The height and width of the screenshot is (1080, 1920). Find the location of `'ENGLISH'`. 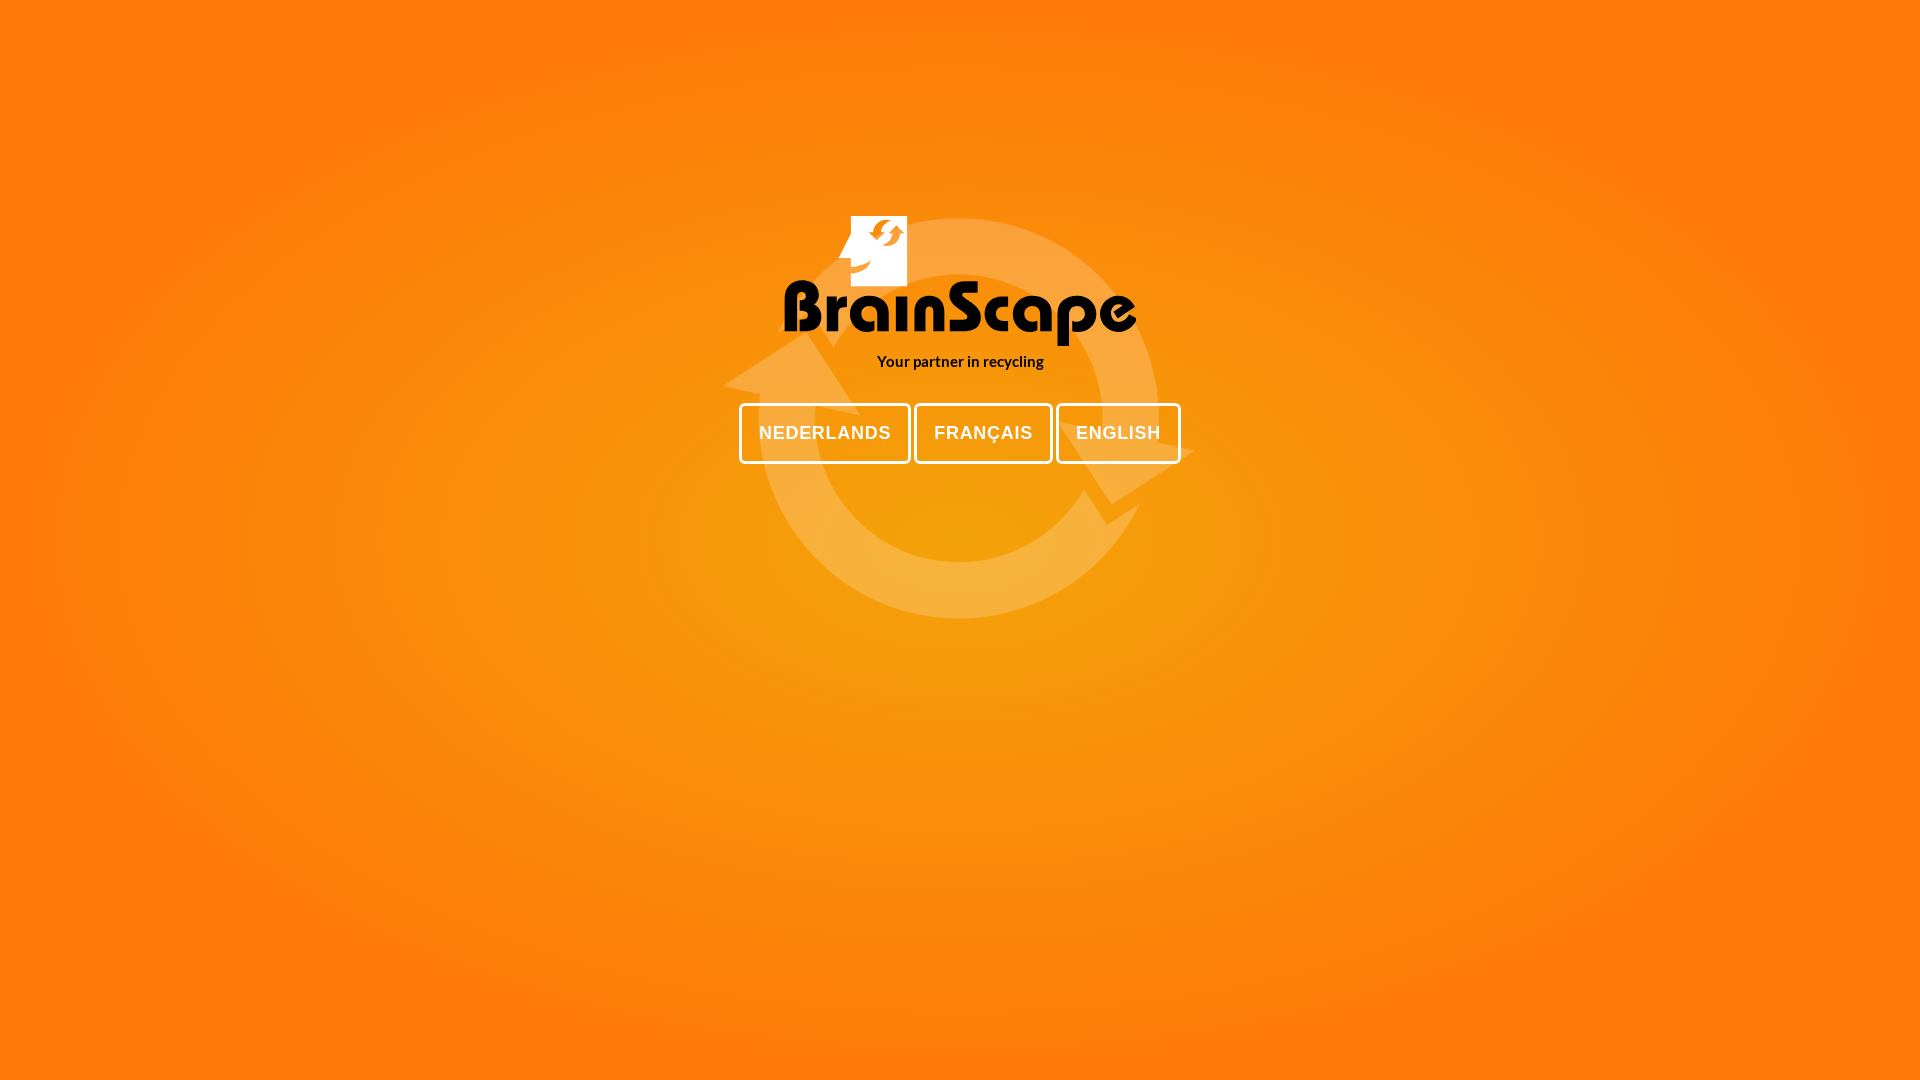

'ENGLISH' is located at coordinates (1117, 432).